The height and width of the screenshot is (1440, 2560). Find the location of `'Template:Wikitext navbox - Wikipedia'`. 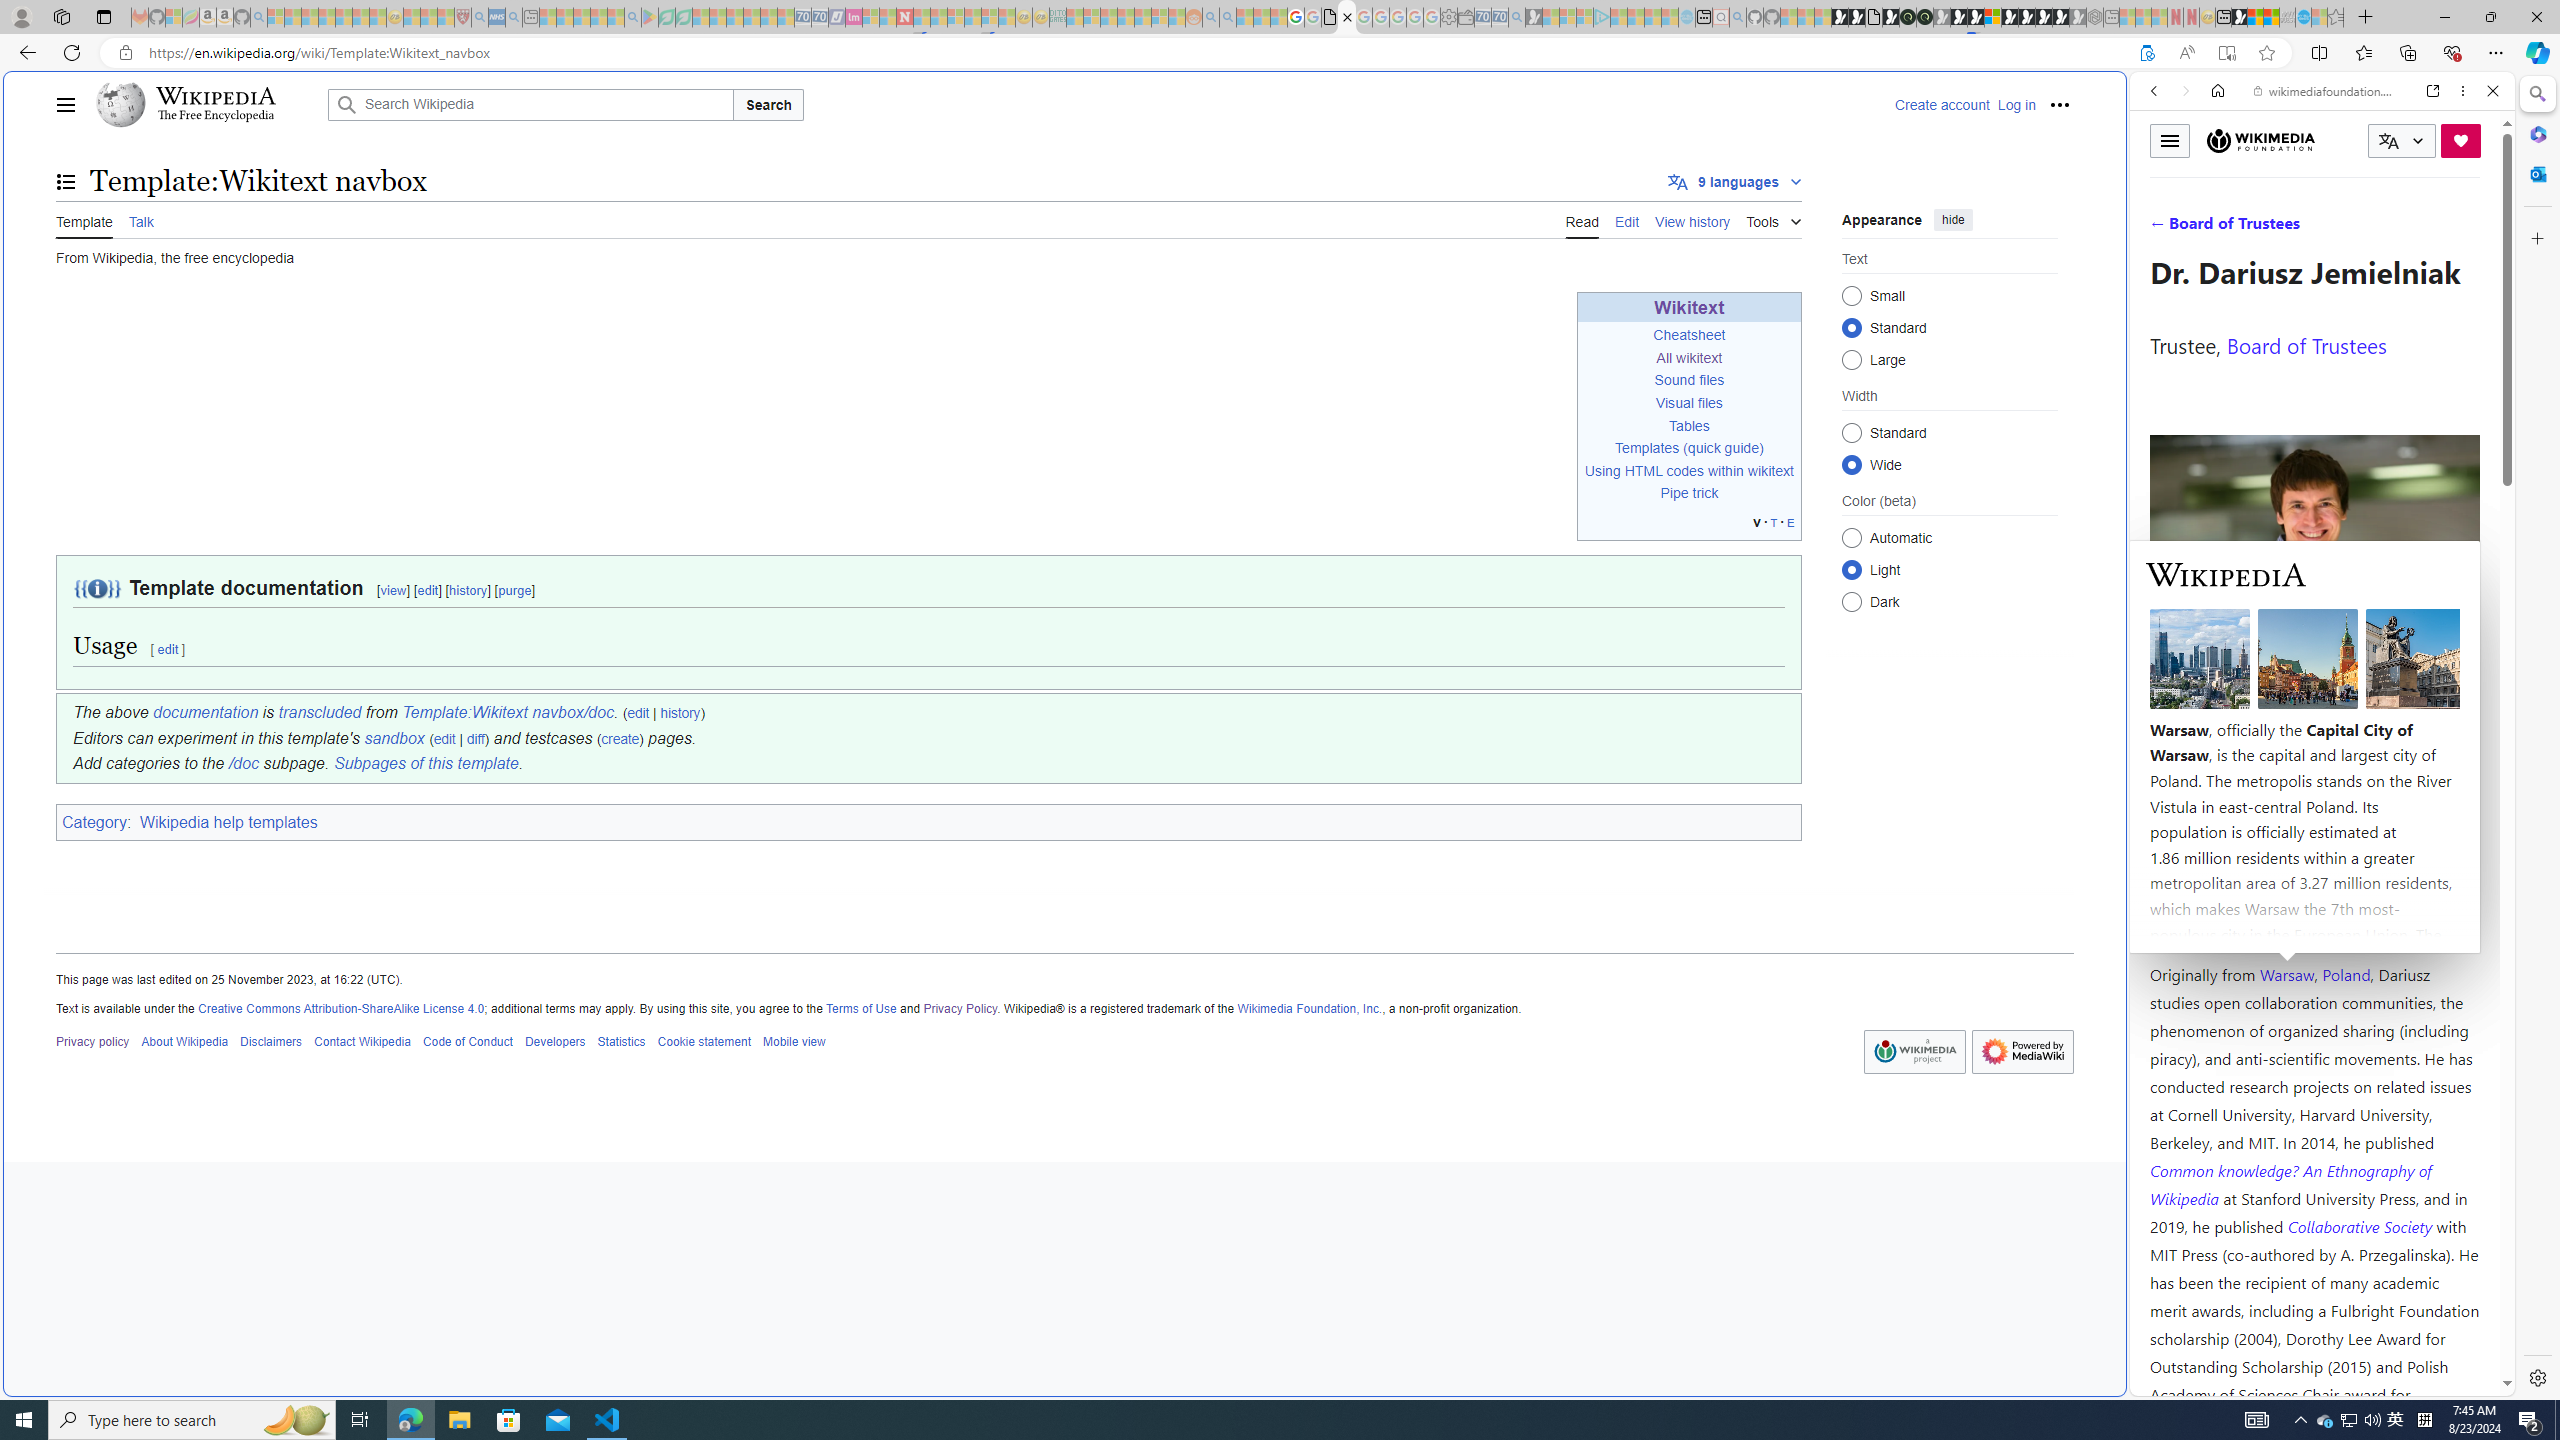

'Template:Wikitext navbox - Wikipedia' is located at coordinates (1346, 16).